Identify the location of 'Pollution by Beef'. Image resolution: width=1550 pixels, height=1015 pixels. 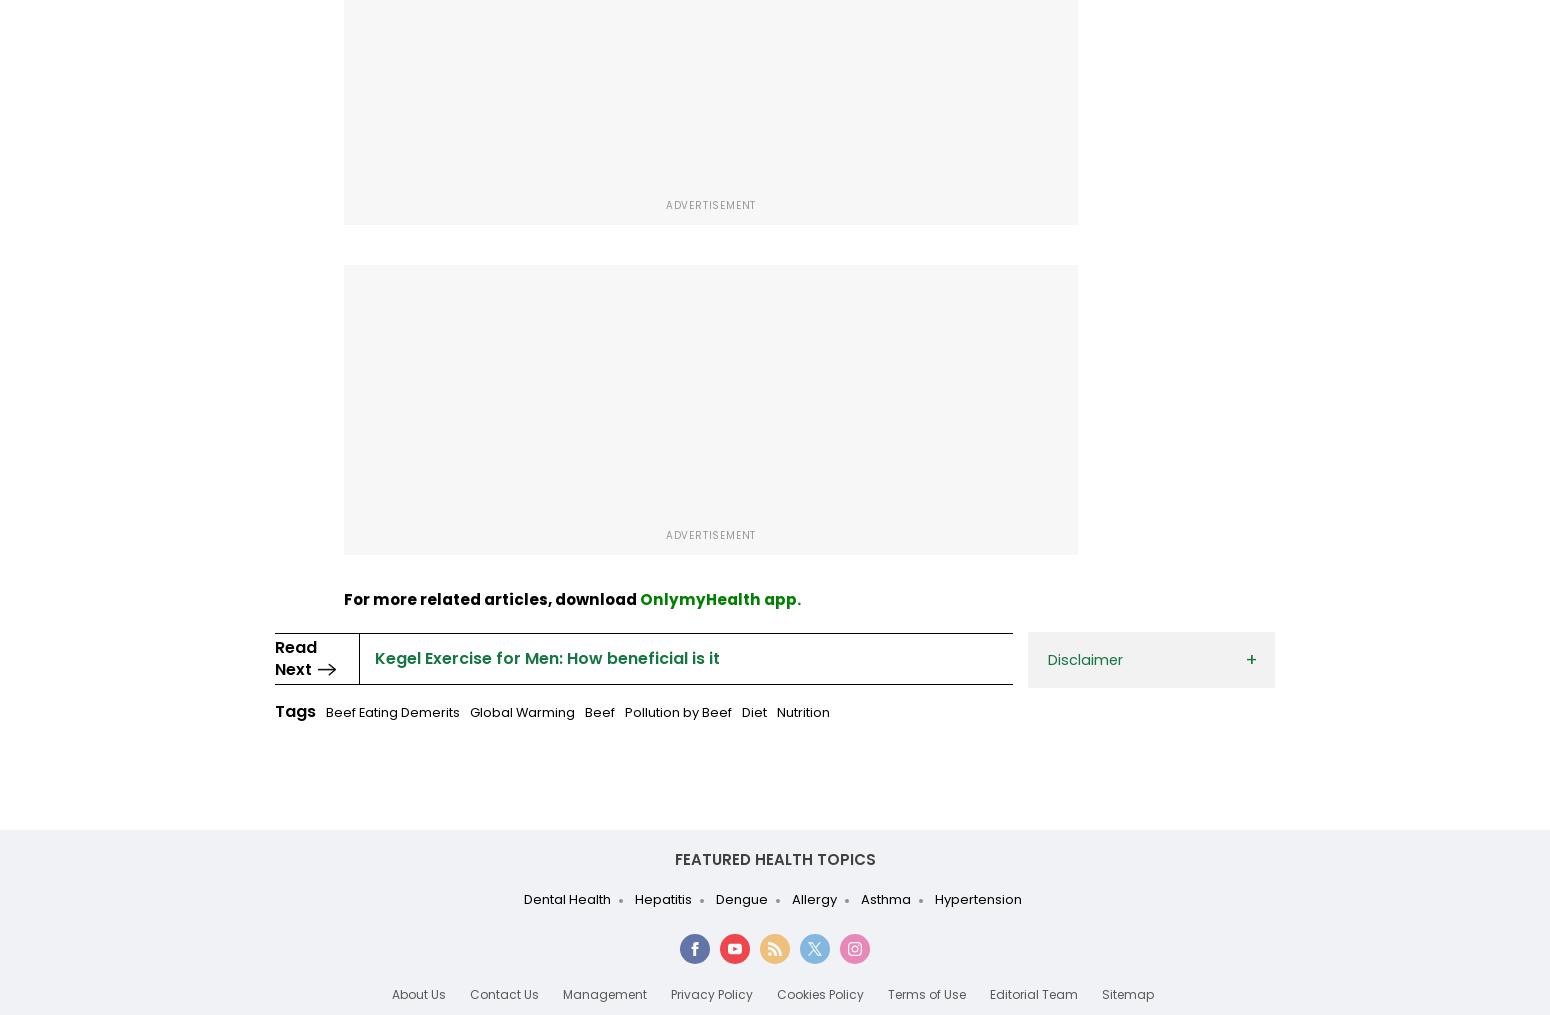
(677, 712).